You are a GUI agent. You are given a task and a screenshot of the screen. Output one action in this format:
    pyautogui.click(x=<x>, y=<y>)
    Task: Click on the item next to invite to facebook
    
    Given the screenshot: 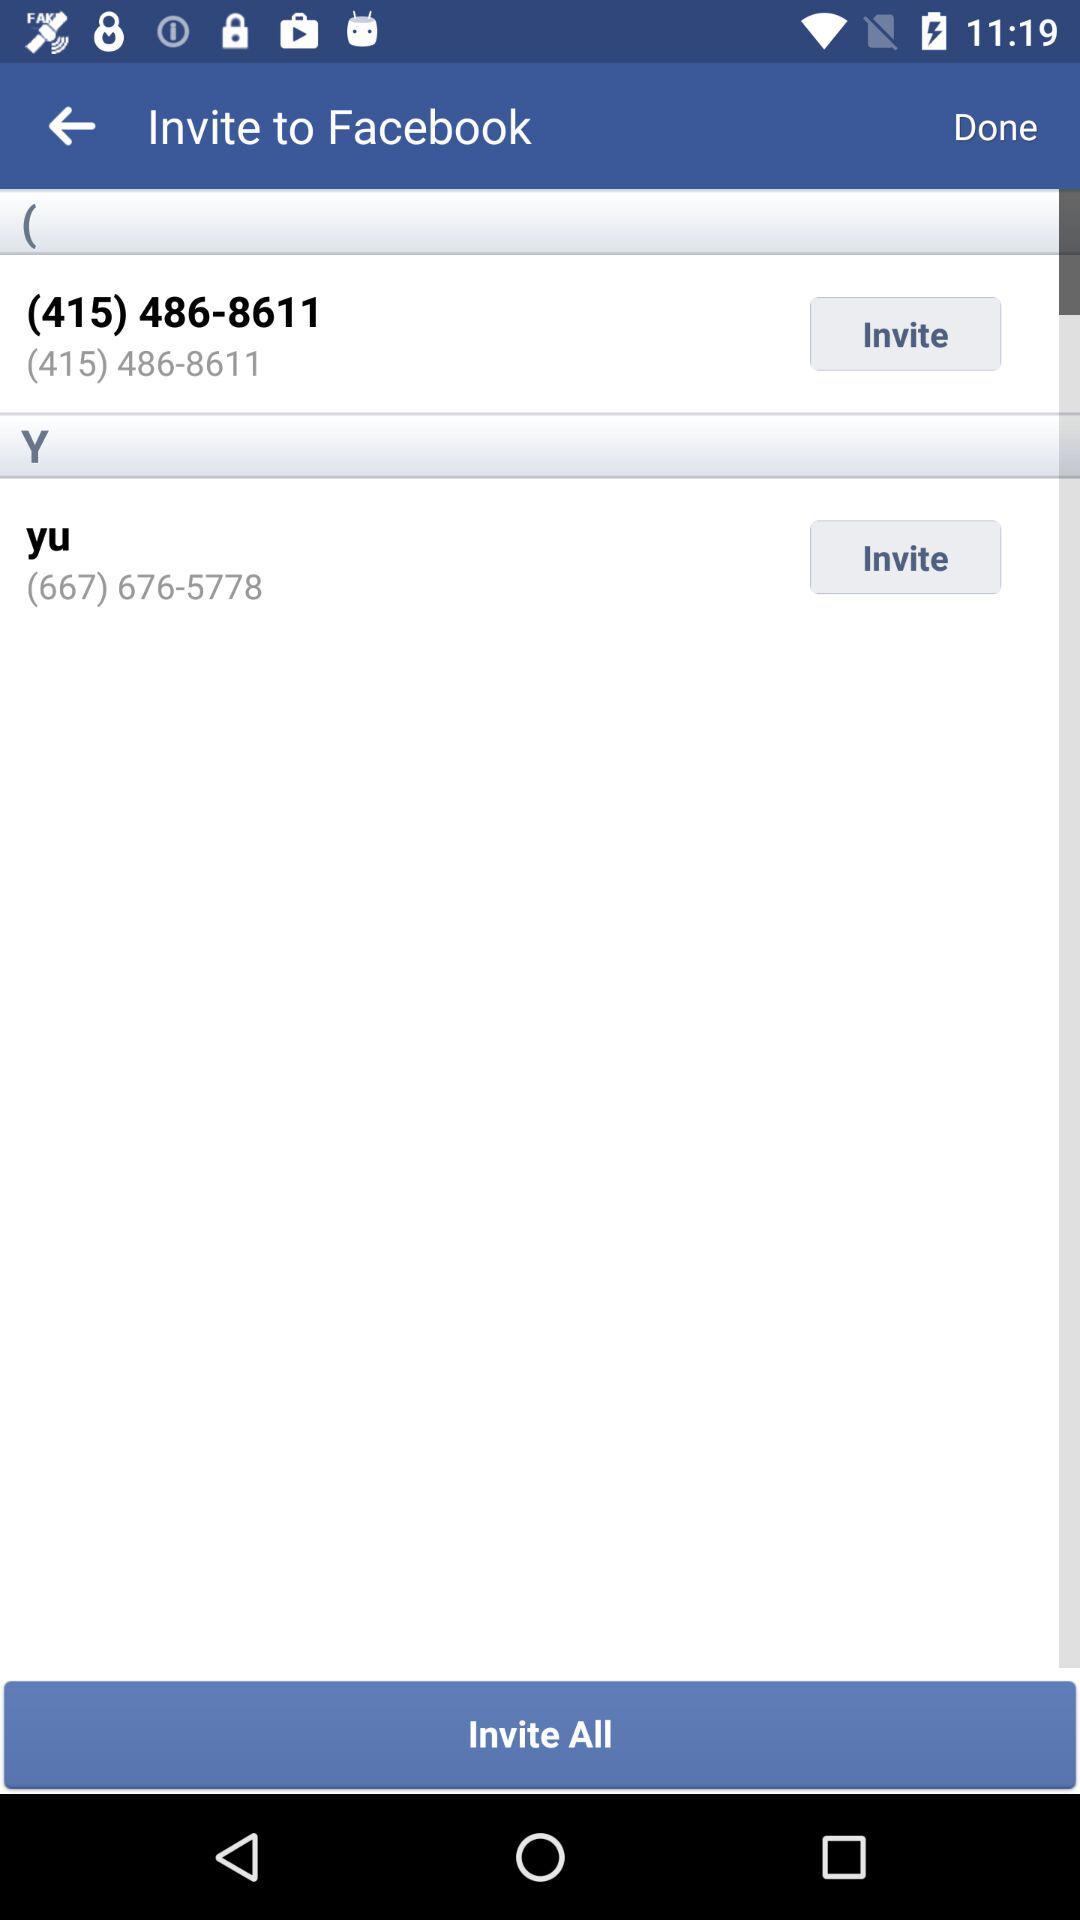 What is the action you would take?
    pyautogui.click(x=995, y=124)
    